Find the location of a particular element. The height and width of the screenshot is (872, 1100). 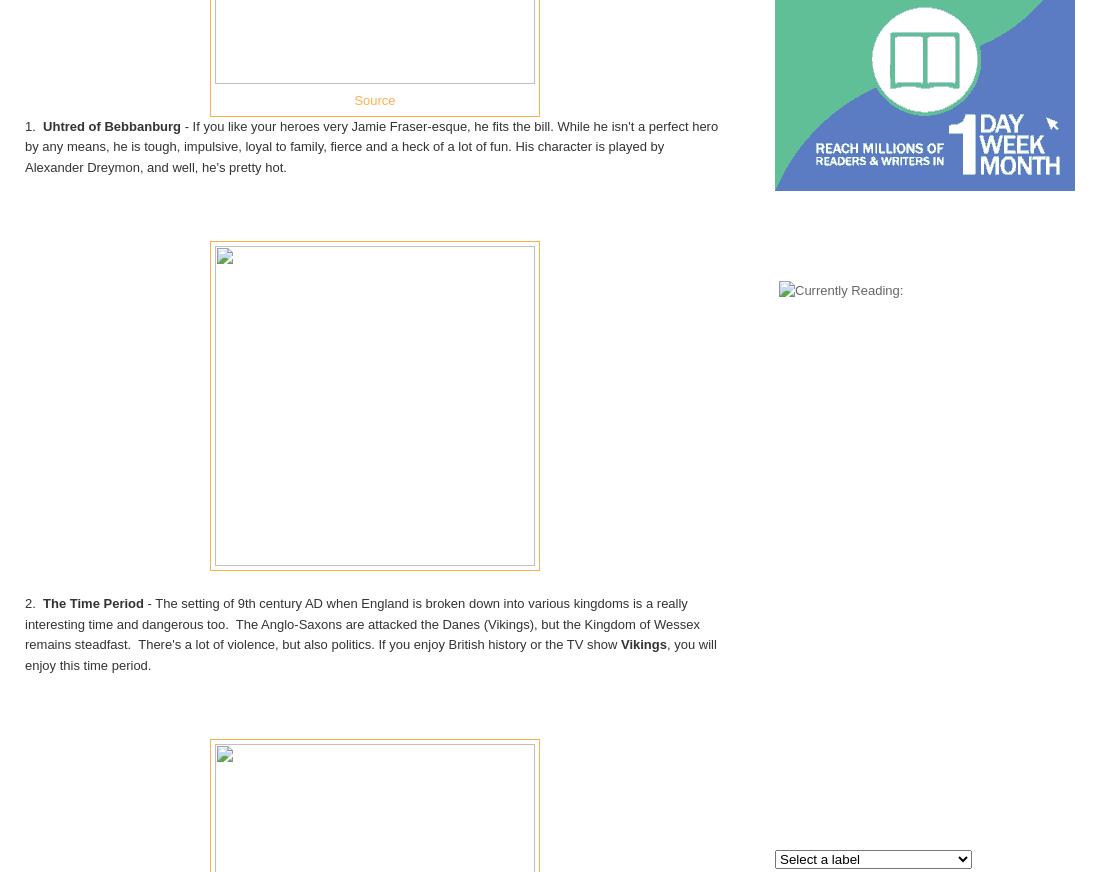

'2.' is located at coordinates (32, 602).